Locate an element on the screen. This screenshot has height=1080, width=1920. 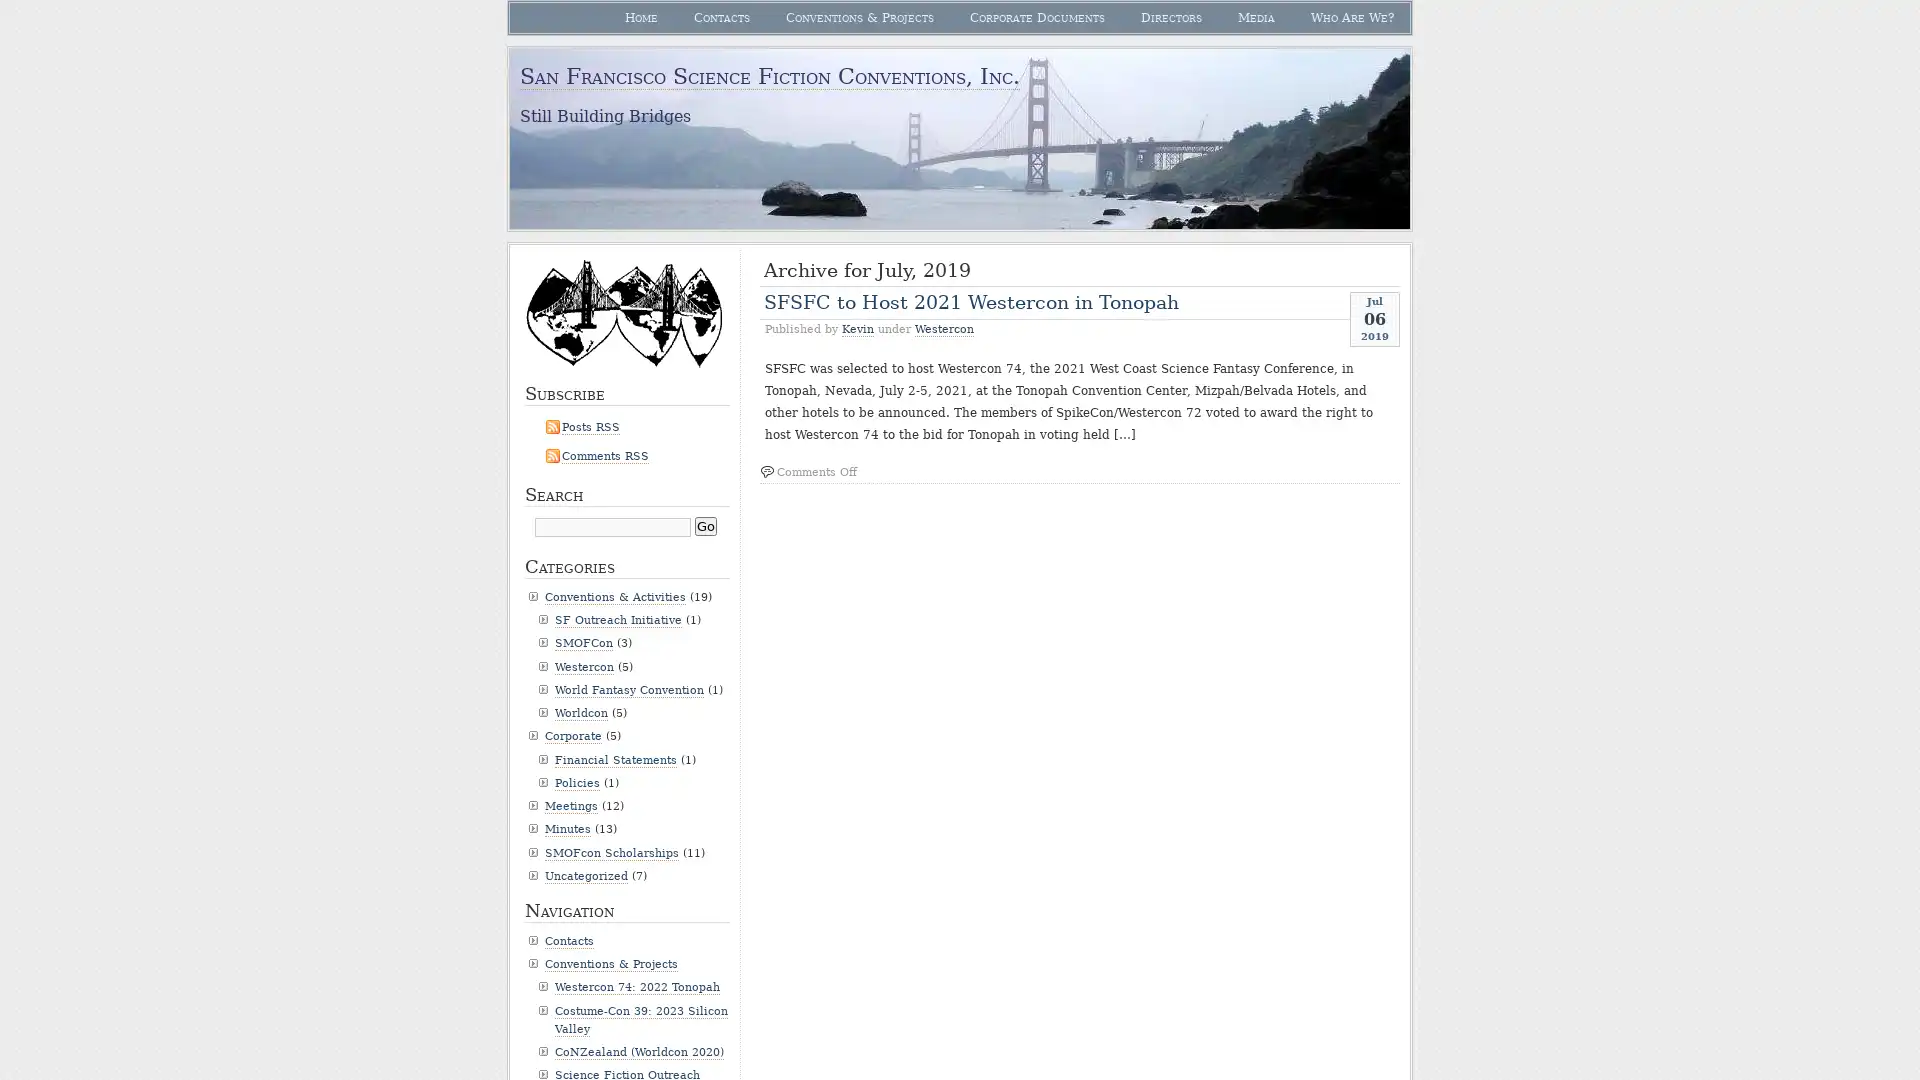
Go is located at coordinates (705, 524).